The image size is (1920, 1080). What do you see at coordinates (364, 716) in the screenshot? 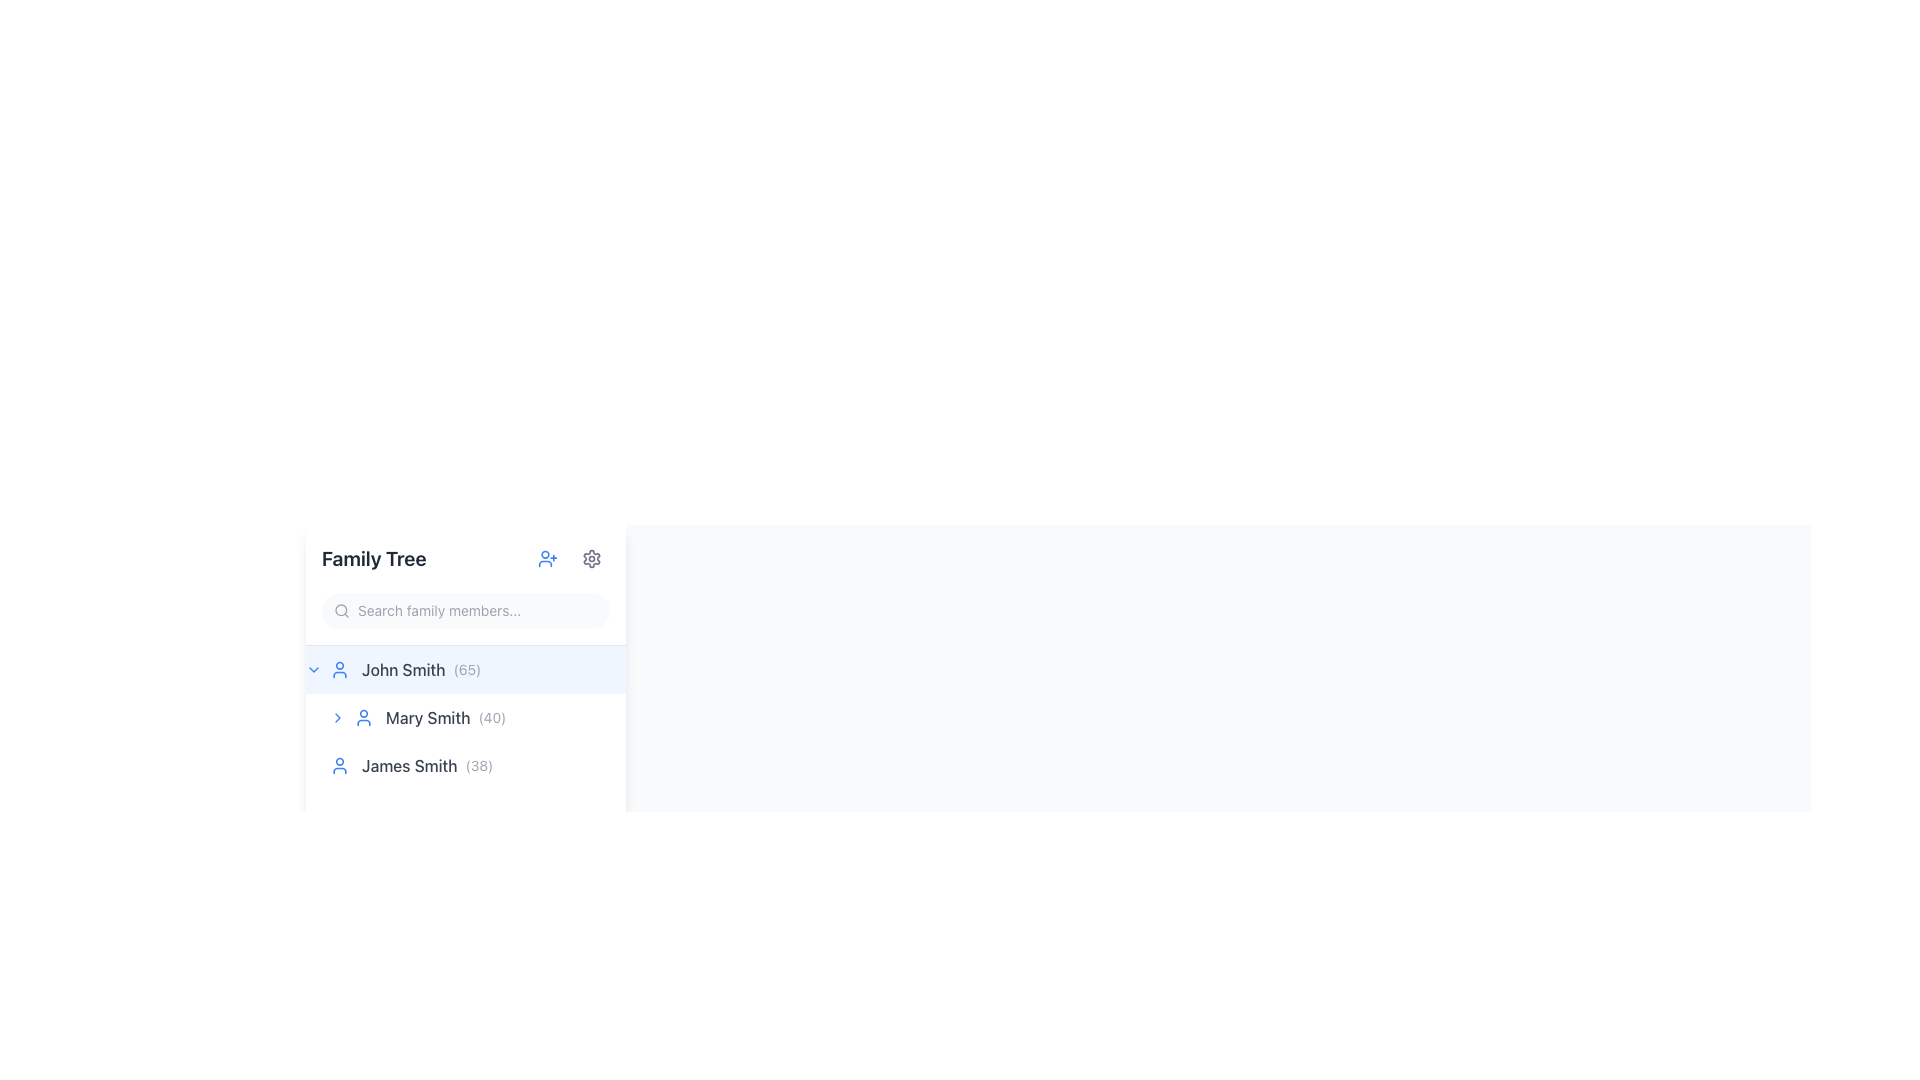
I see `the user icon representing 'Mary Smith (40)' in the family tree panel, which is located to the left of the text and is the second item in the list` at bounding box center [364, 716].